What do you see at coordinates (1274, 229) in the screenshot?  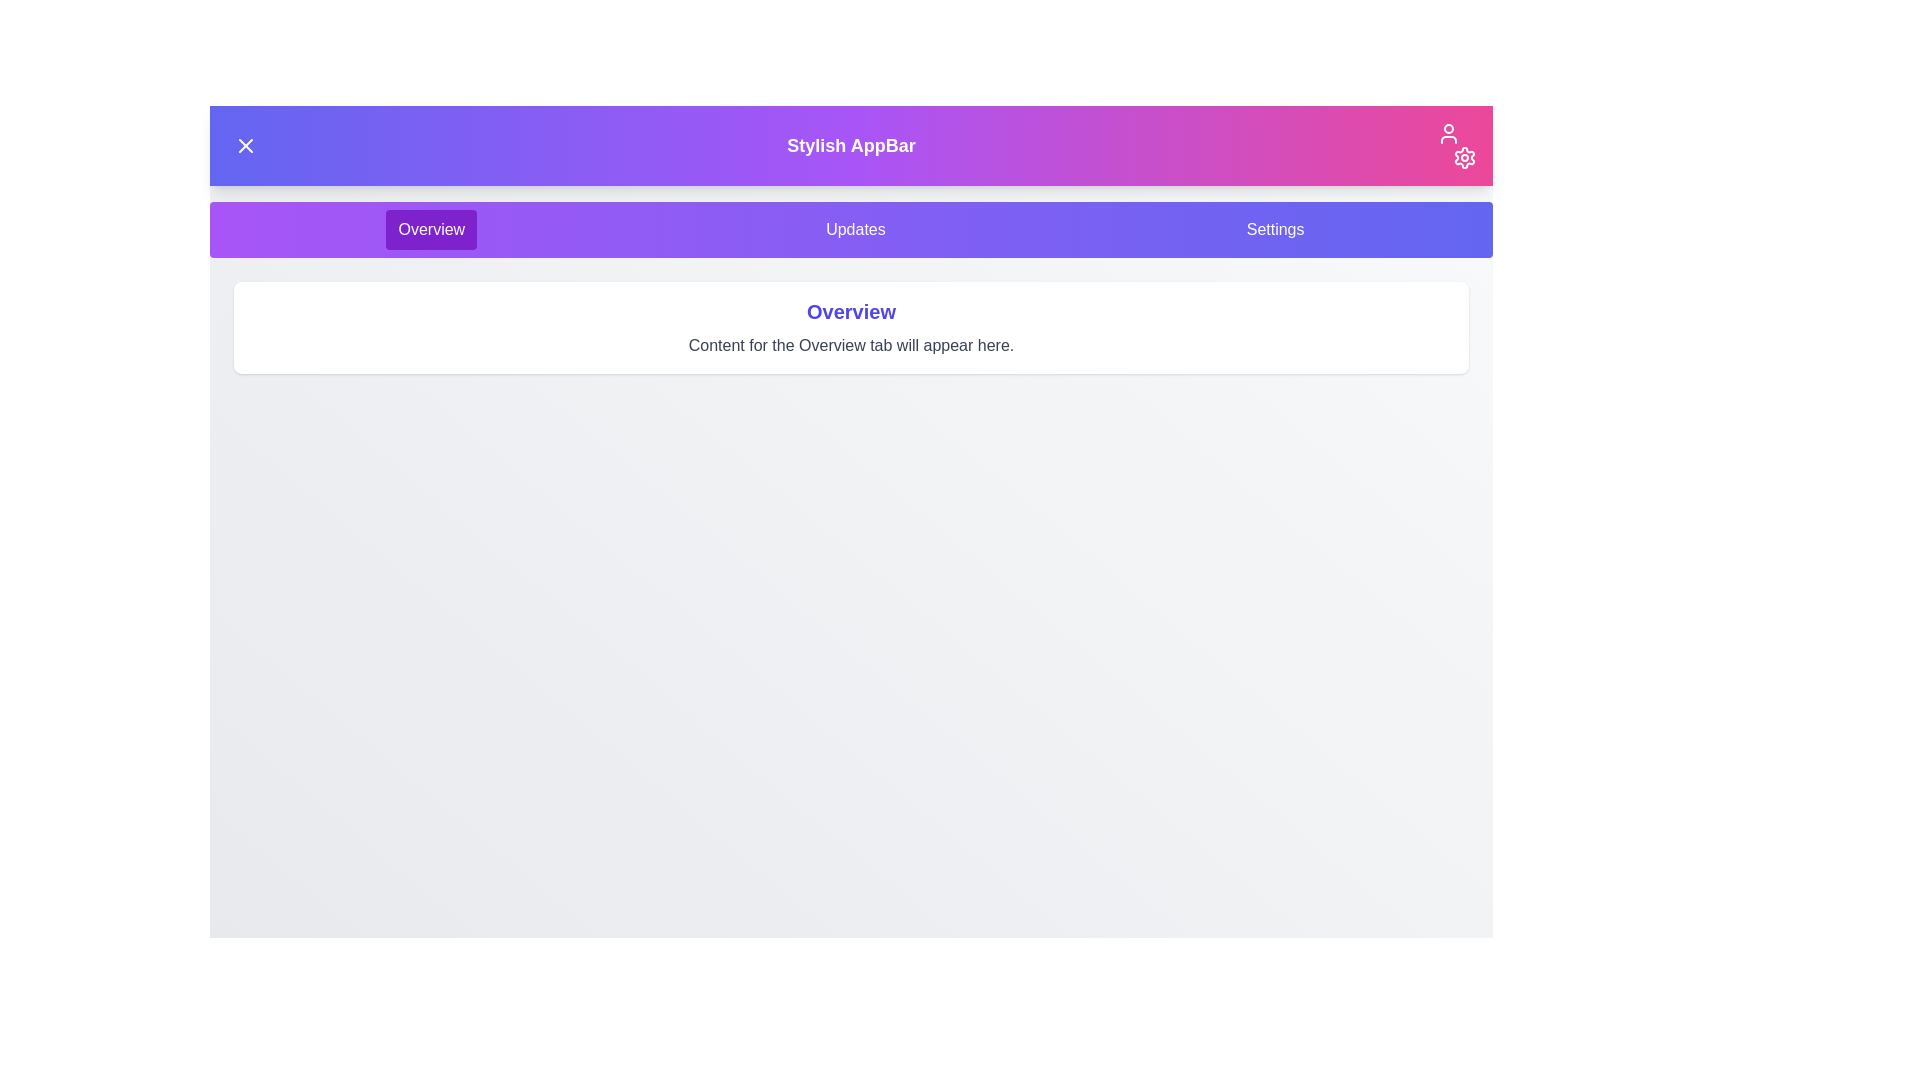 I see `the tab labeled Settings to observe its associated gradient and content` at bounding box center [1274, 229].